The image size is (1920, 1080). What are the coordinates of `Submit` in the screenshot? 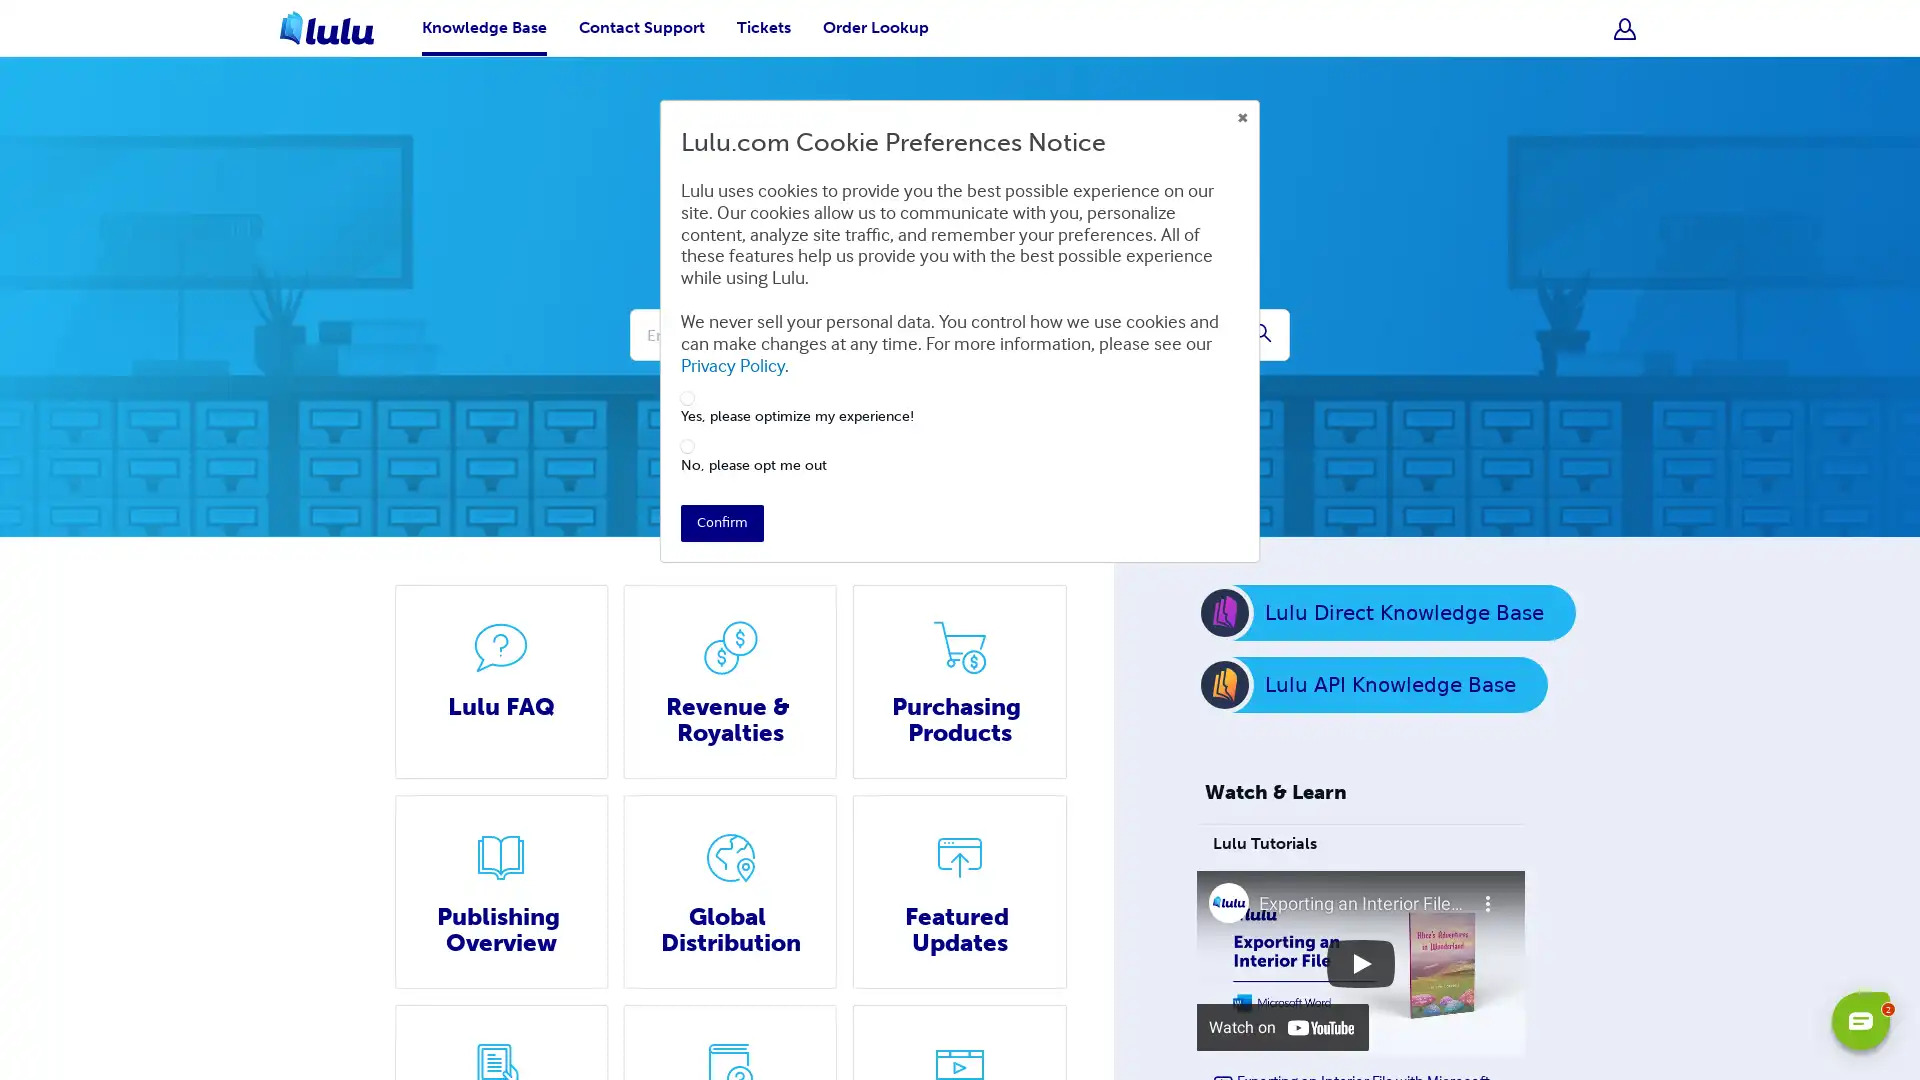 It's located at (1261, 334).